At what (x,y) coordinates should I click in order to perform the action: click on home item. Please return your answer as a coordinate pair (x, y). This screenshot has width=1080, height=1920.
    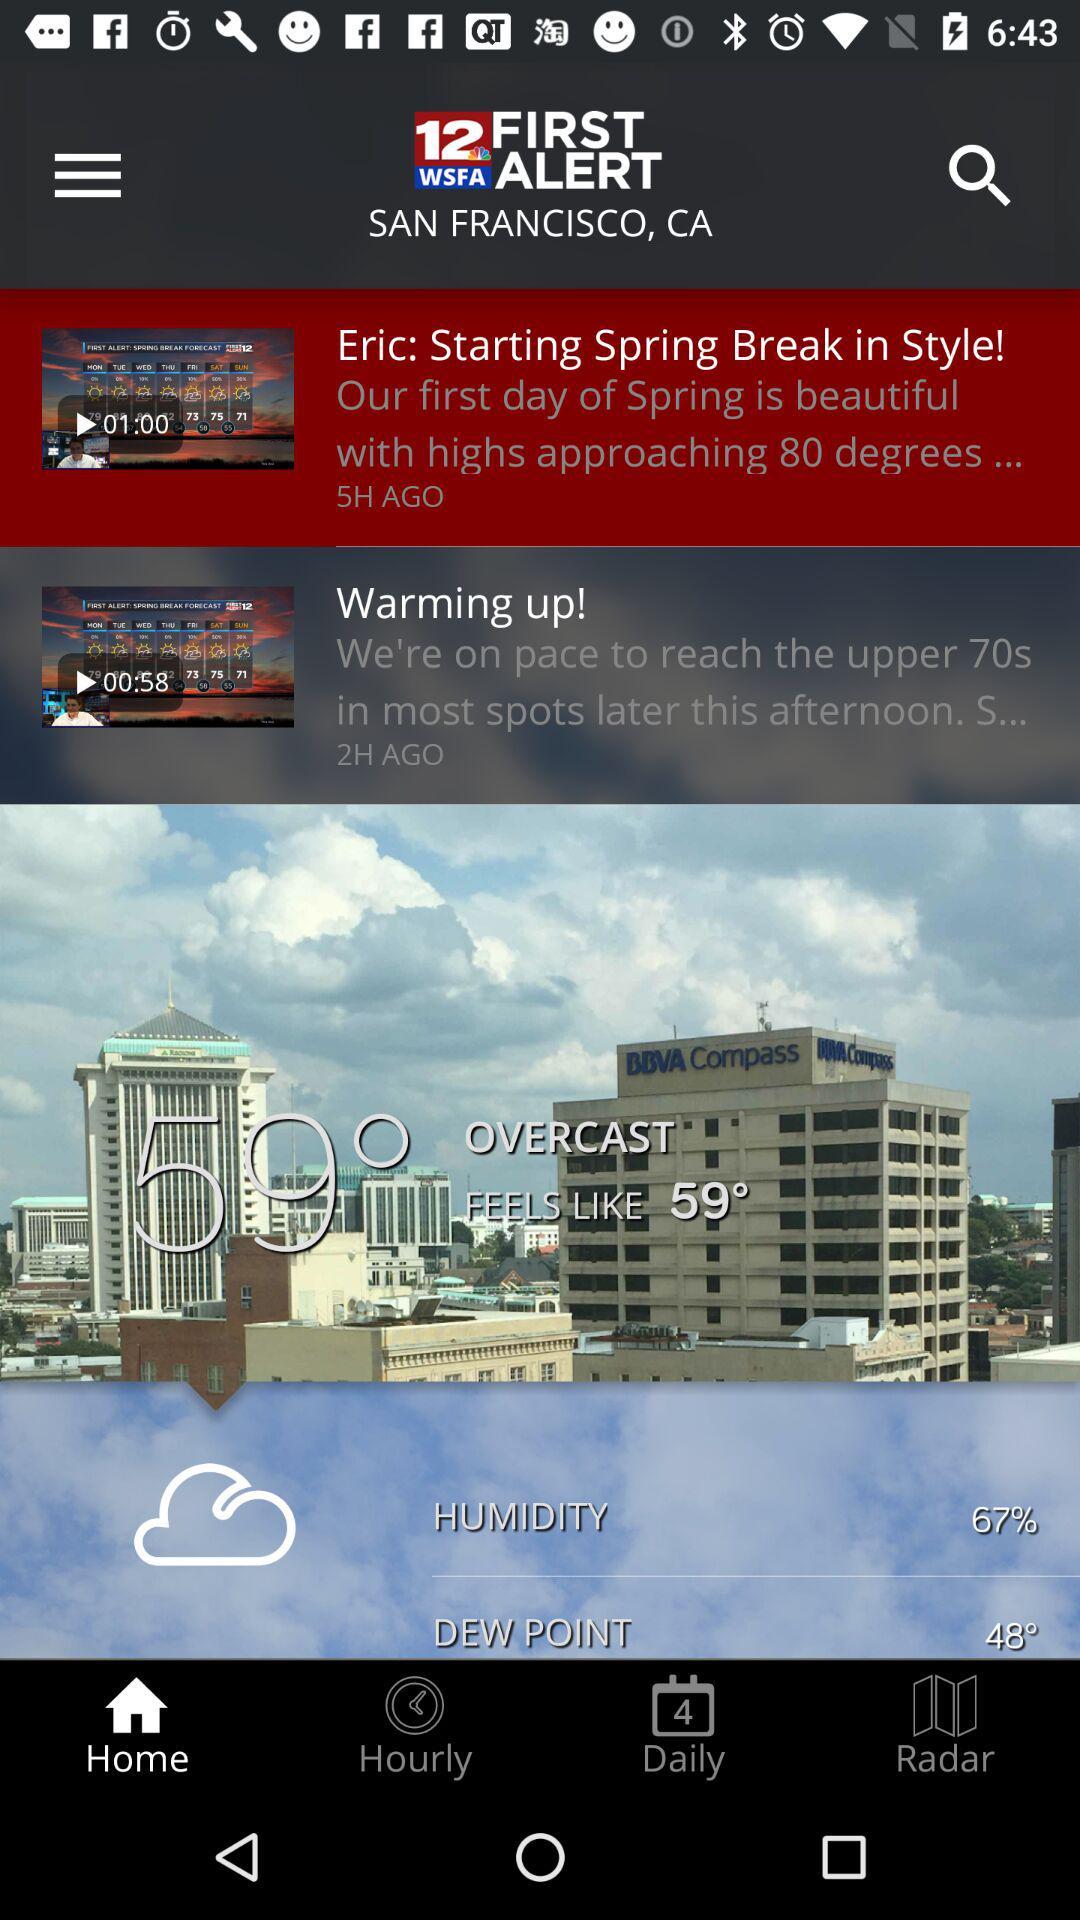
    Looking at the image, I should click on (135, 1726).